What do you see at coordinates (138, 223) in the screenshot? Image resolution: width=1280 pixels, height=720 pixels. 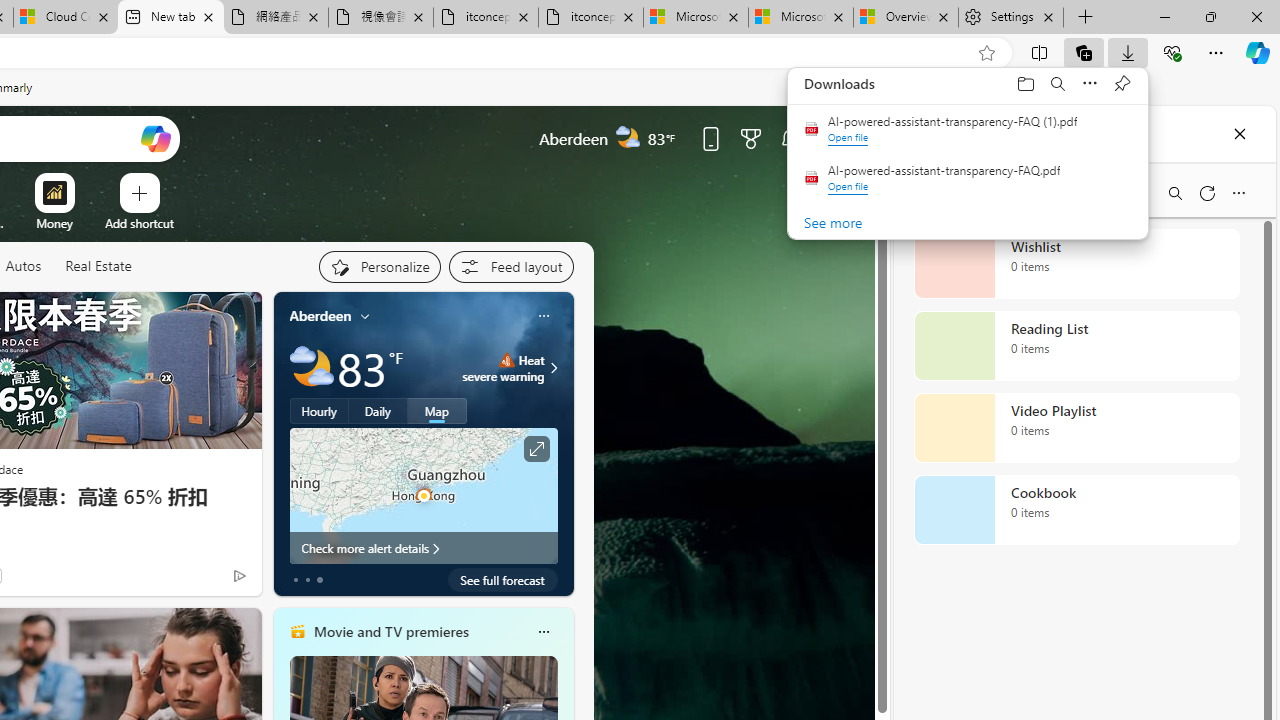 I see `'Add a site'` at bounding box center [138, 223].